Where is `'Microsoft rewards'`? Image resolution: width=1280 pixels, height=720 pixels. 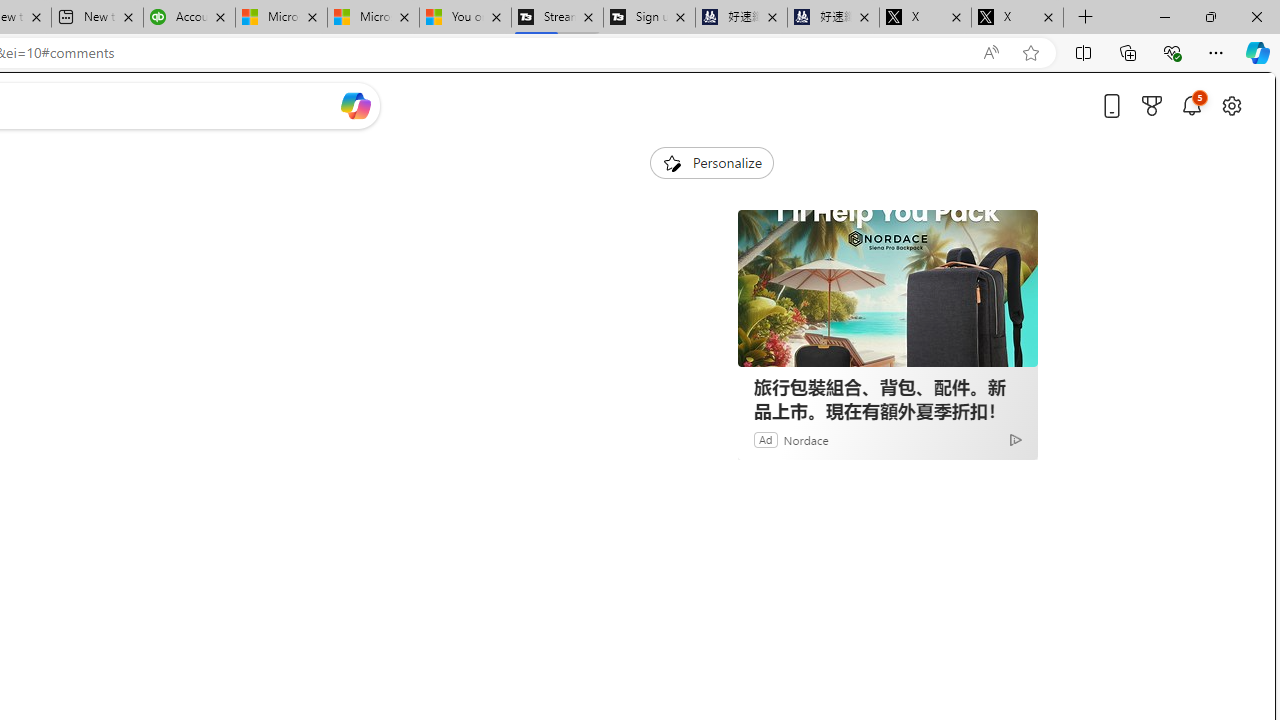 'Microsoft rewards' is located at coordinates (1152, 105).